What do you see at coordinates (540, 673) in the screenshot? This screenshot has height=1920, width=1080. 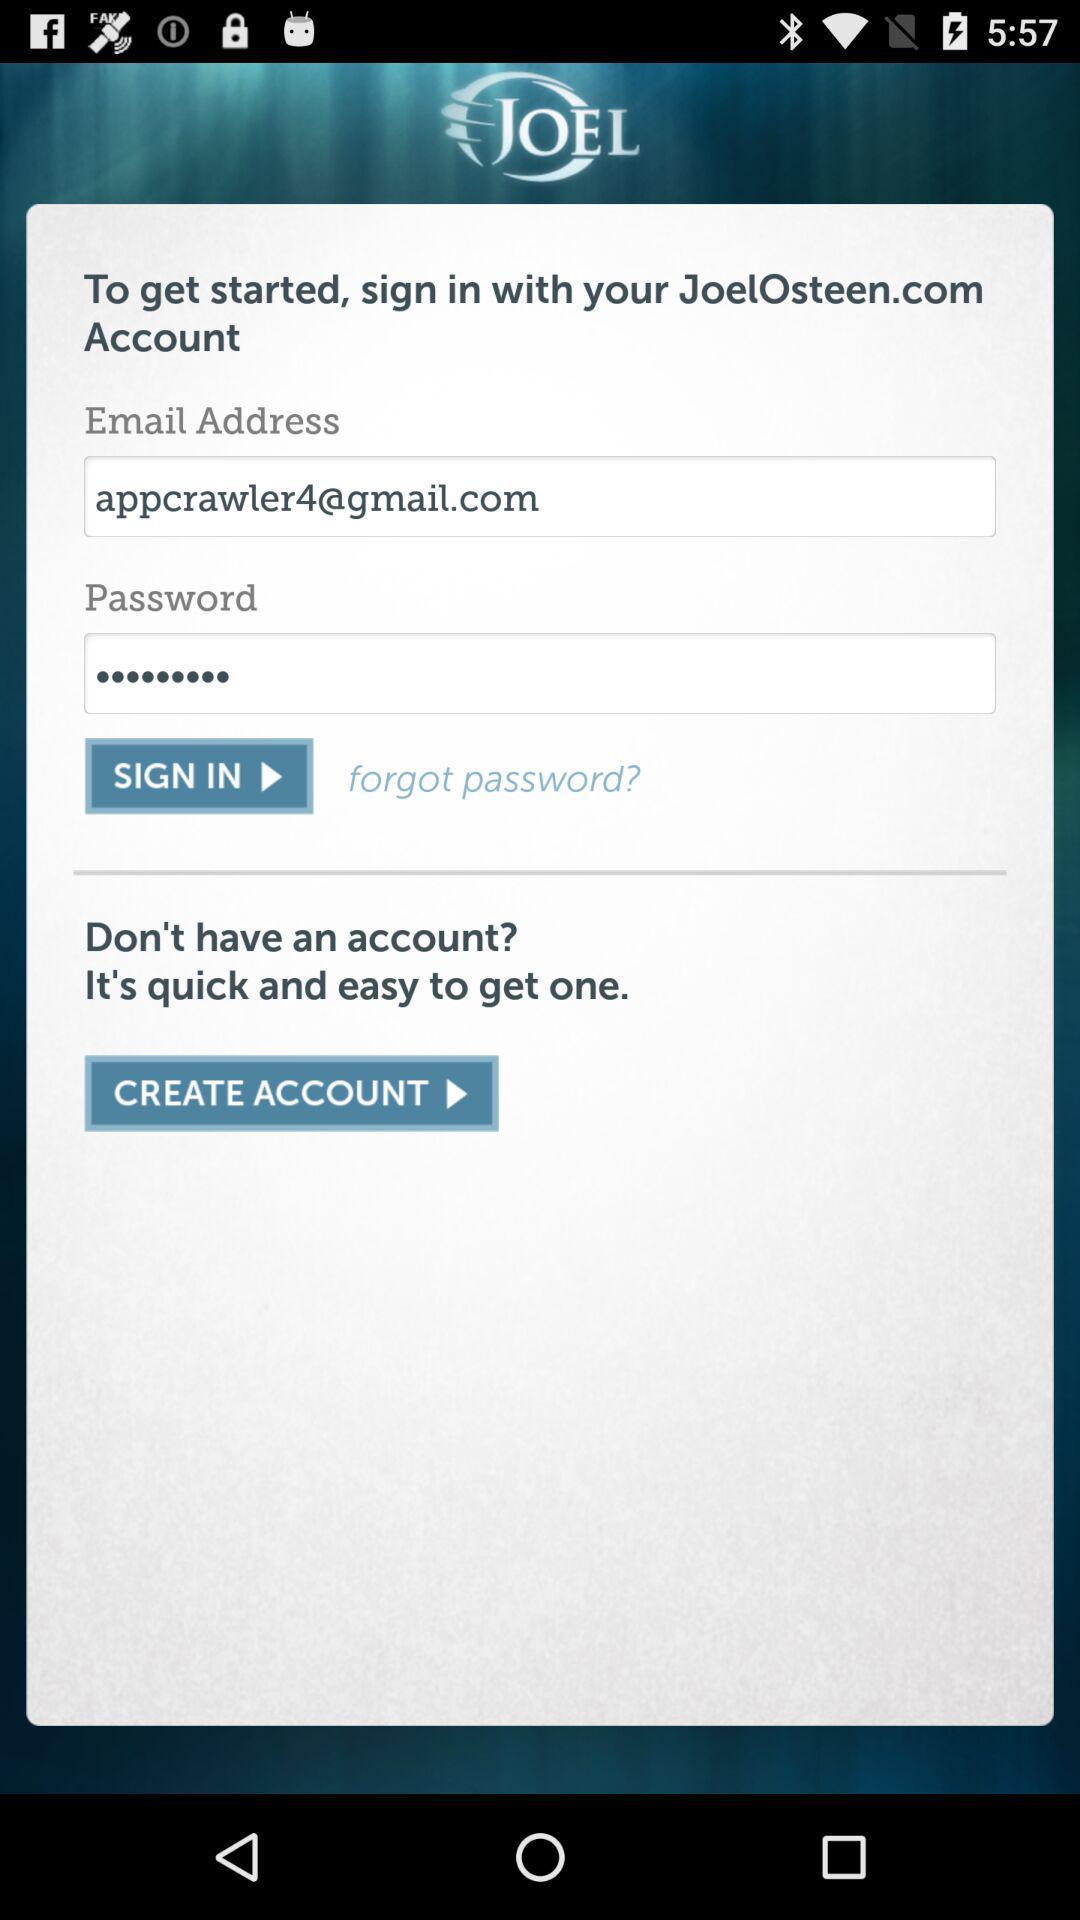 I see `the crowd3116 item` at bounding box center [540, 673].